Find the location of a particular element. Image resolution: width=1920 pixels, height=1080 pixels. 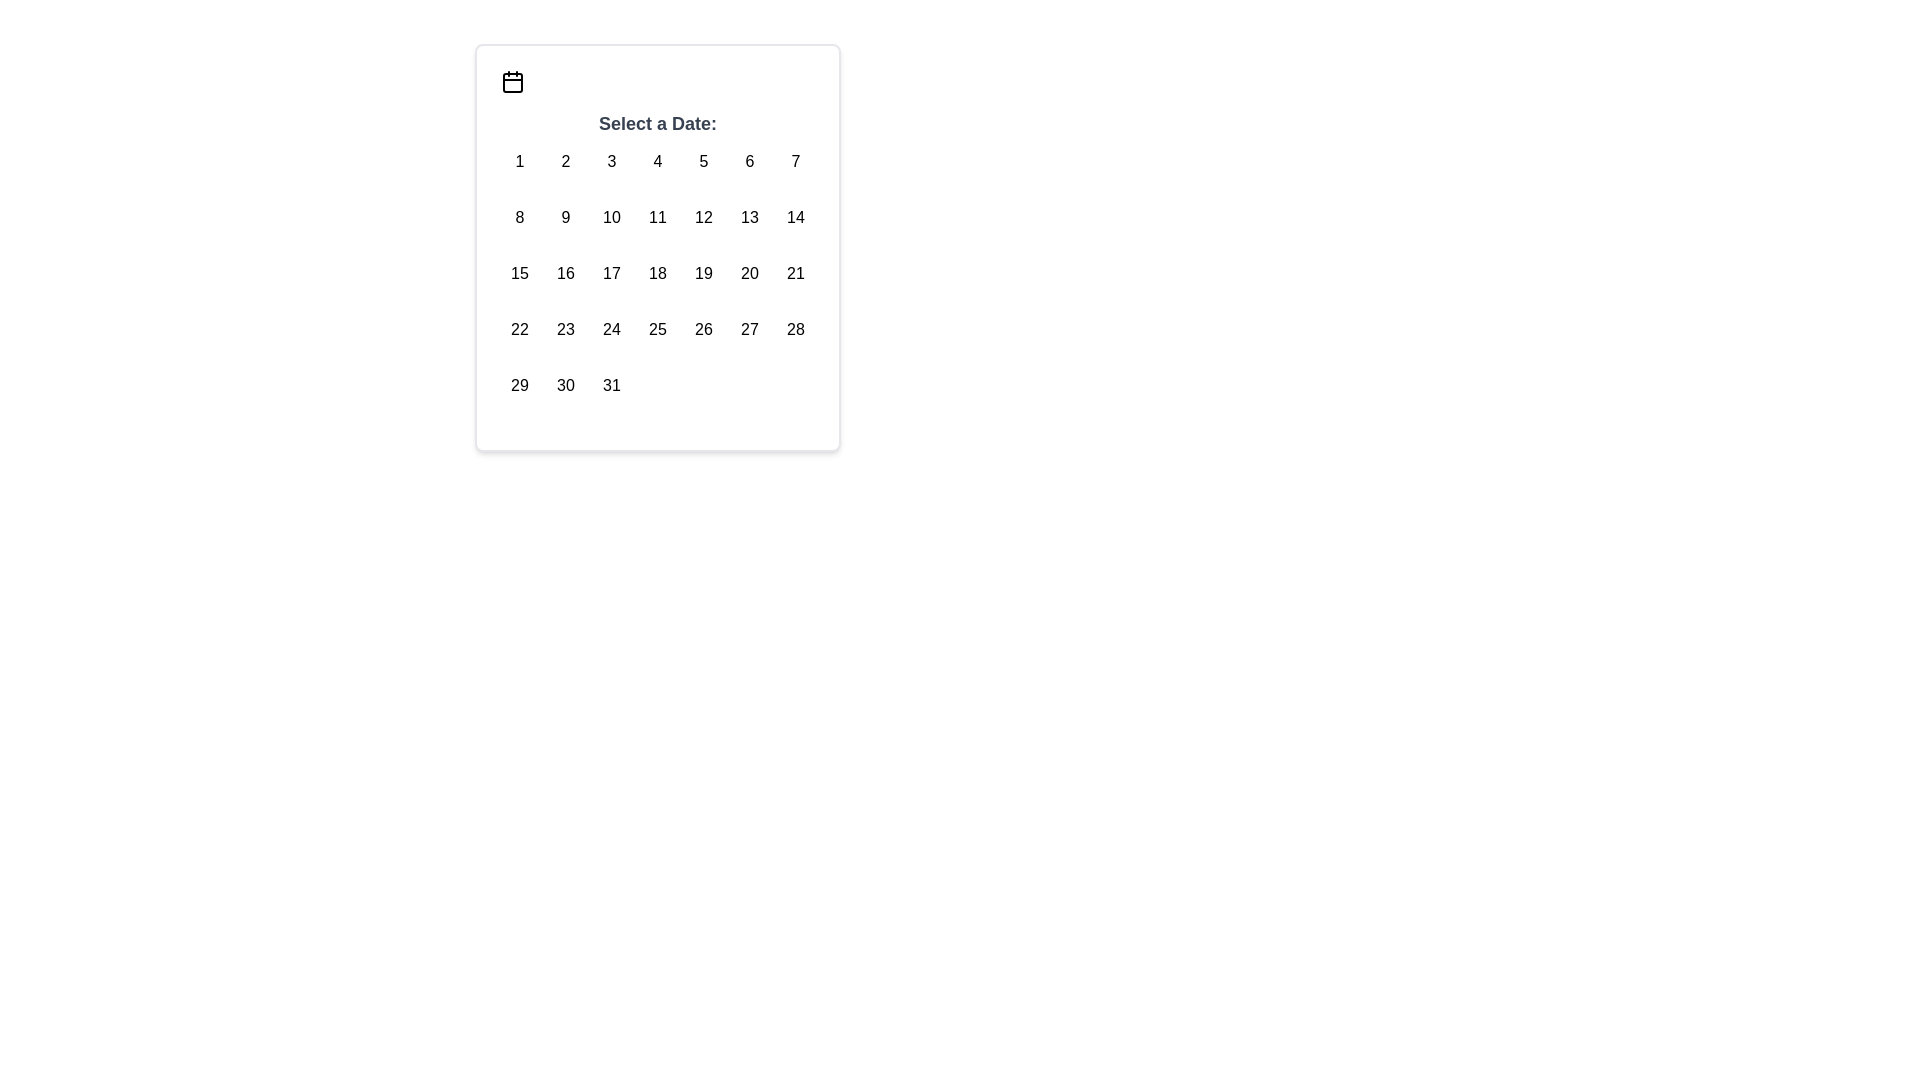

the number in the grid of interactive buttons is located at coordinates (657, 266).